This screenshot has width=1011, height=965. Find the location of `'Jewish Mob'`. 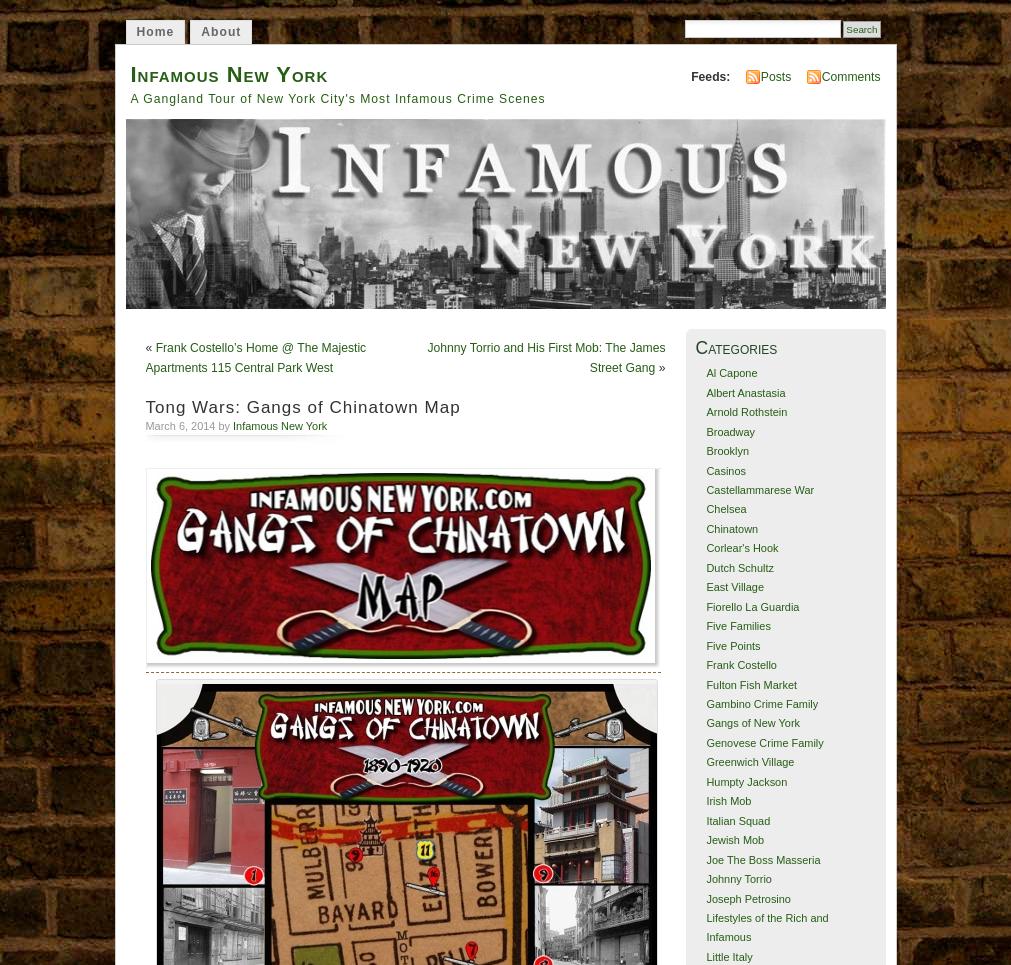

'Jewish Mob' is located at coordinates (733, 839).